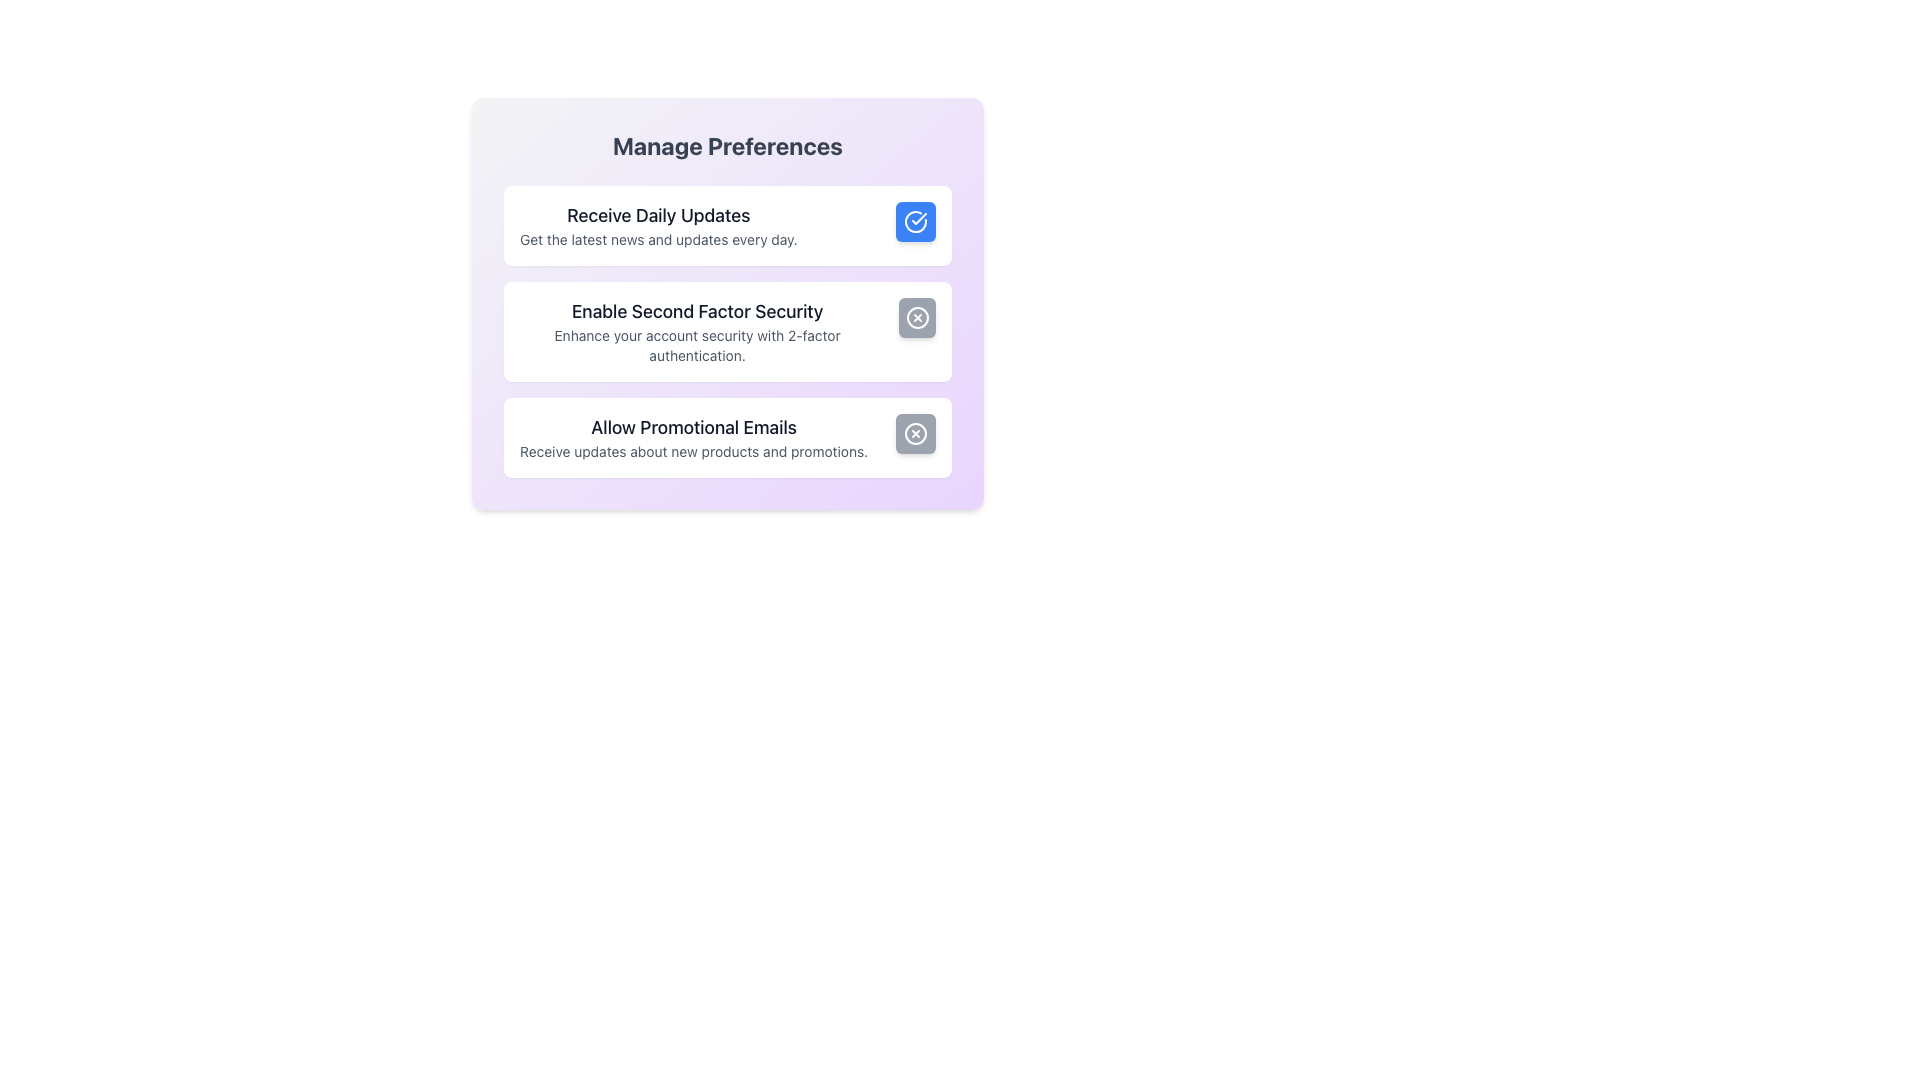 The width and height of the screenshot is (1920, 1080). Describe the element at coordinates (694, 451) in the screenshot. I see `the text that reads 'Receive updates about new products and promotions.' located beneath the title 'Allow Promotional Emails'` at that location.